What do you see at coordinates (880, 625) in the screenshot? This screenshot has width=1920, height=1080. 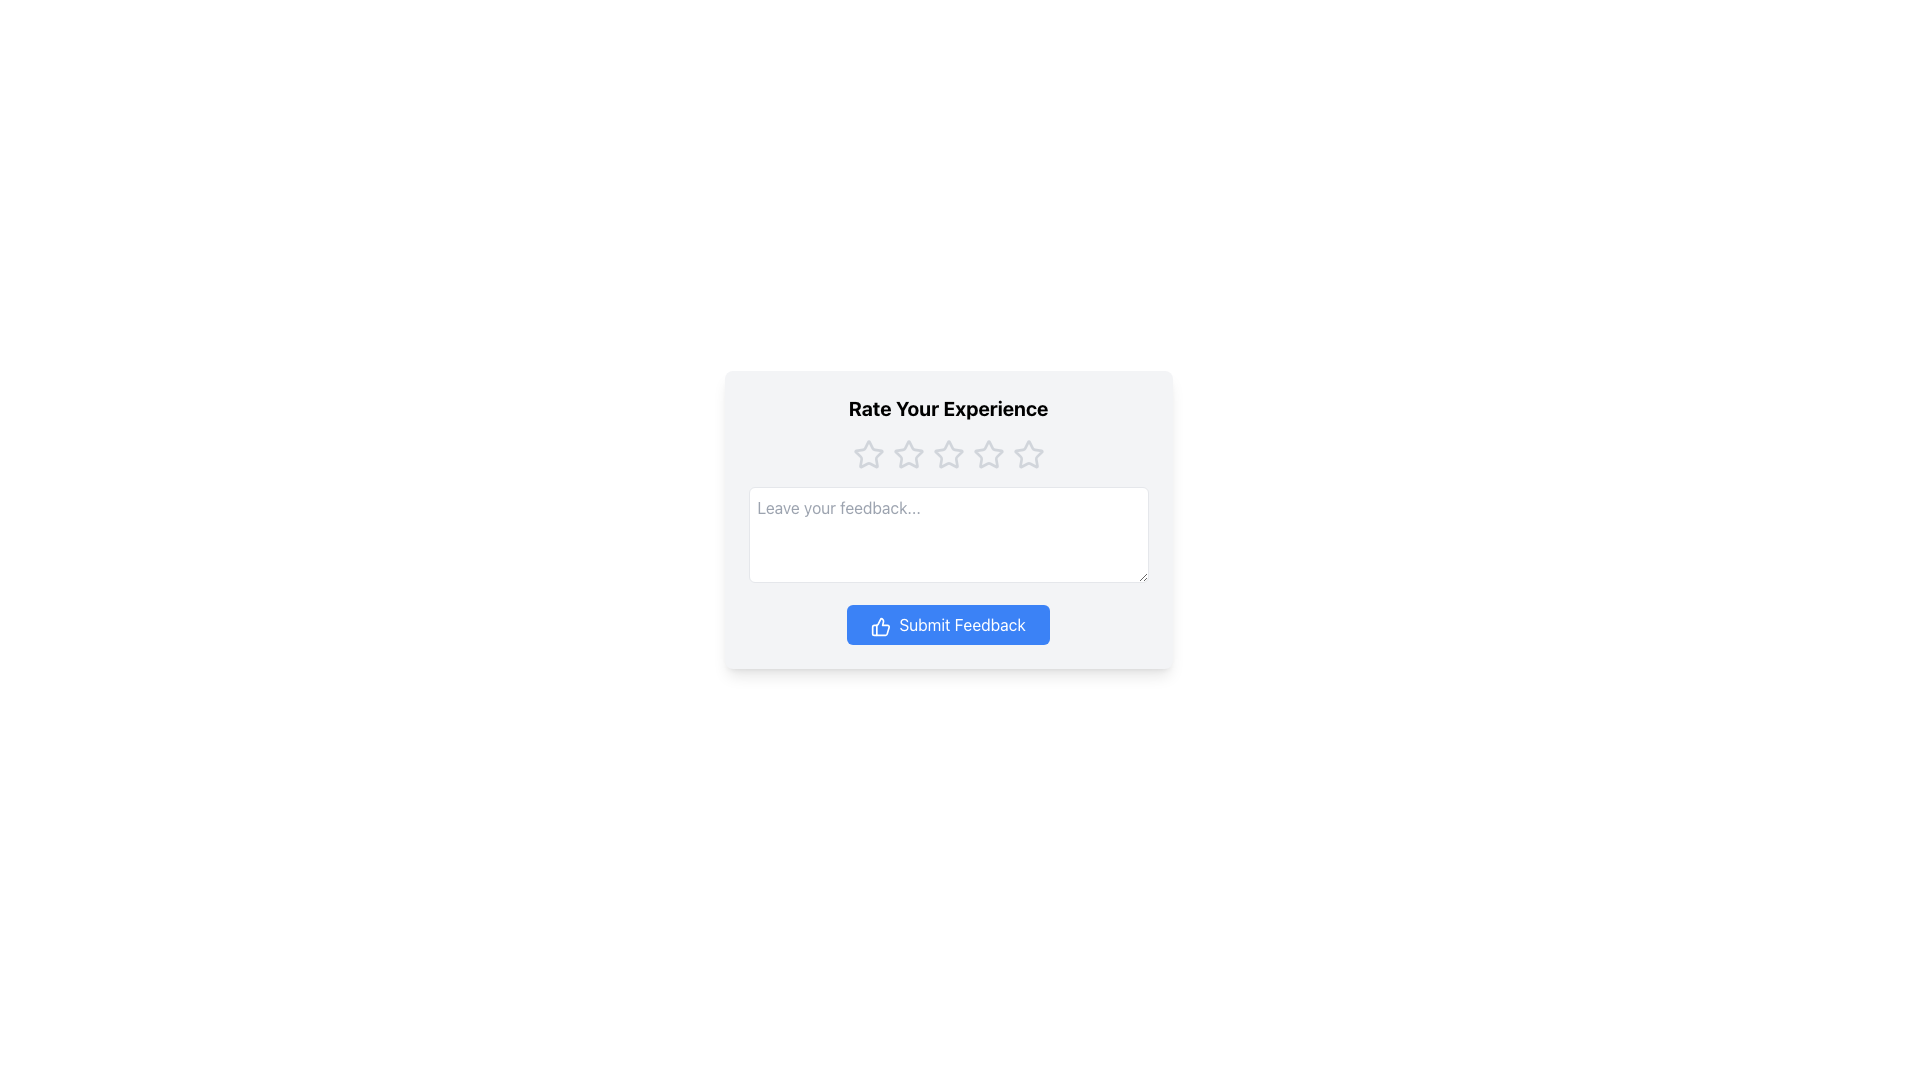 I see `the decorative icon located to the left of the 'Submit Feedback' button, which indicates a positive action` at bounding box center [880, 625].